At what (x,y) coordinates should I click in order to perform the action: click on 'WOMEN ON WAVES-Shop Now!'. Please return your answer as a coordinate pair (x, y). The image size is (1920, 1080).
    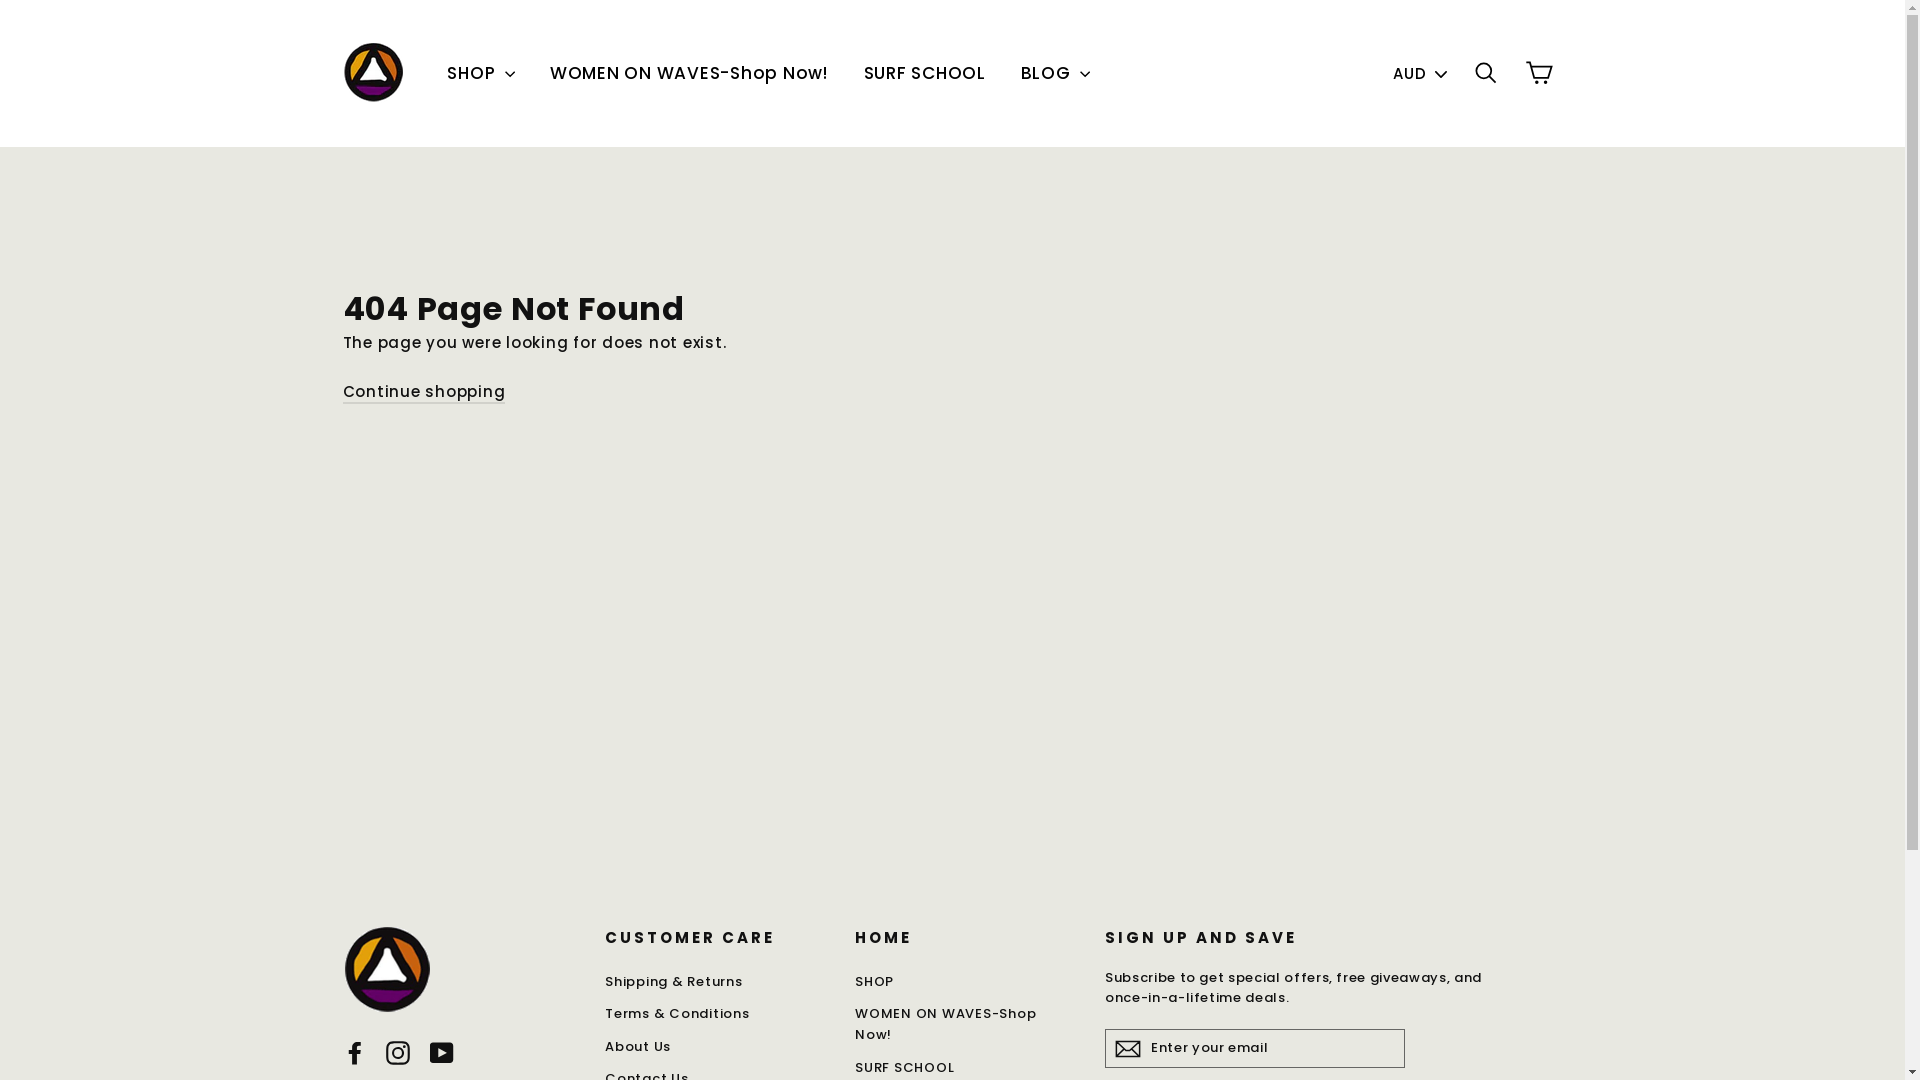
    Looking at the image, I should click on (964, 1025).